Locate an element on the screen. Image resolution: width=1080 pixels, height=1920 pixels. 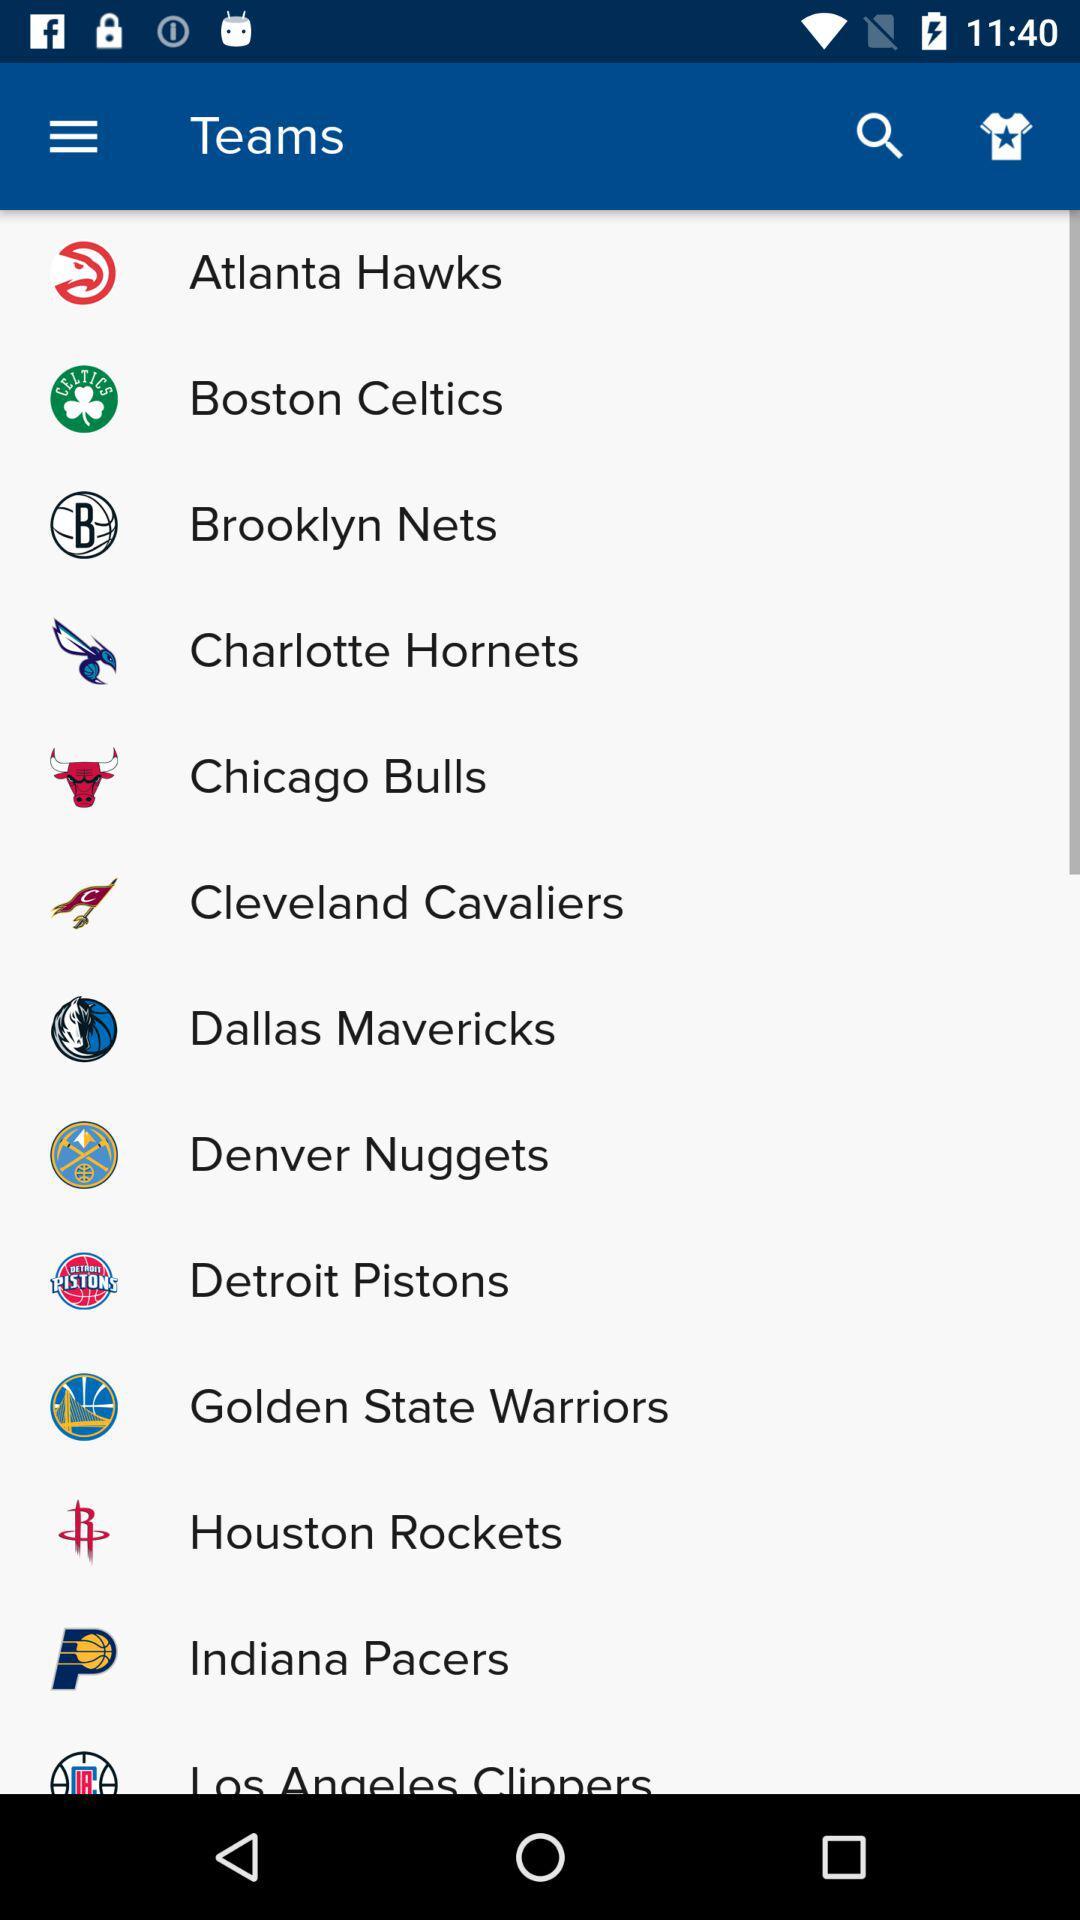
open search is located at coordinates (879, 135).